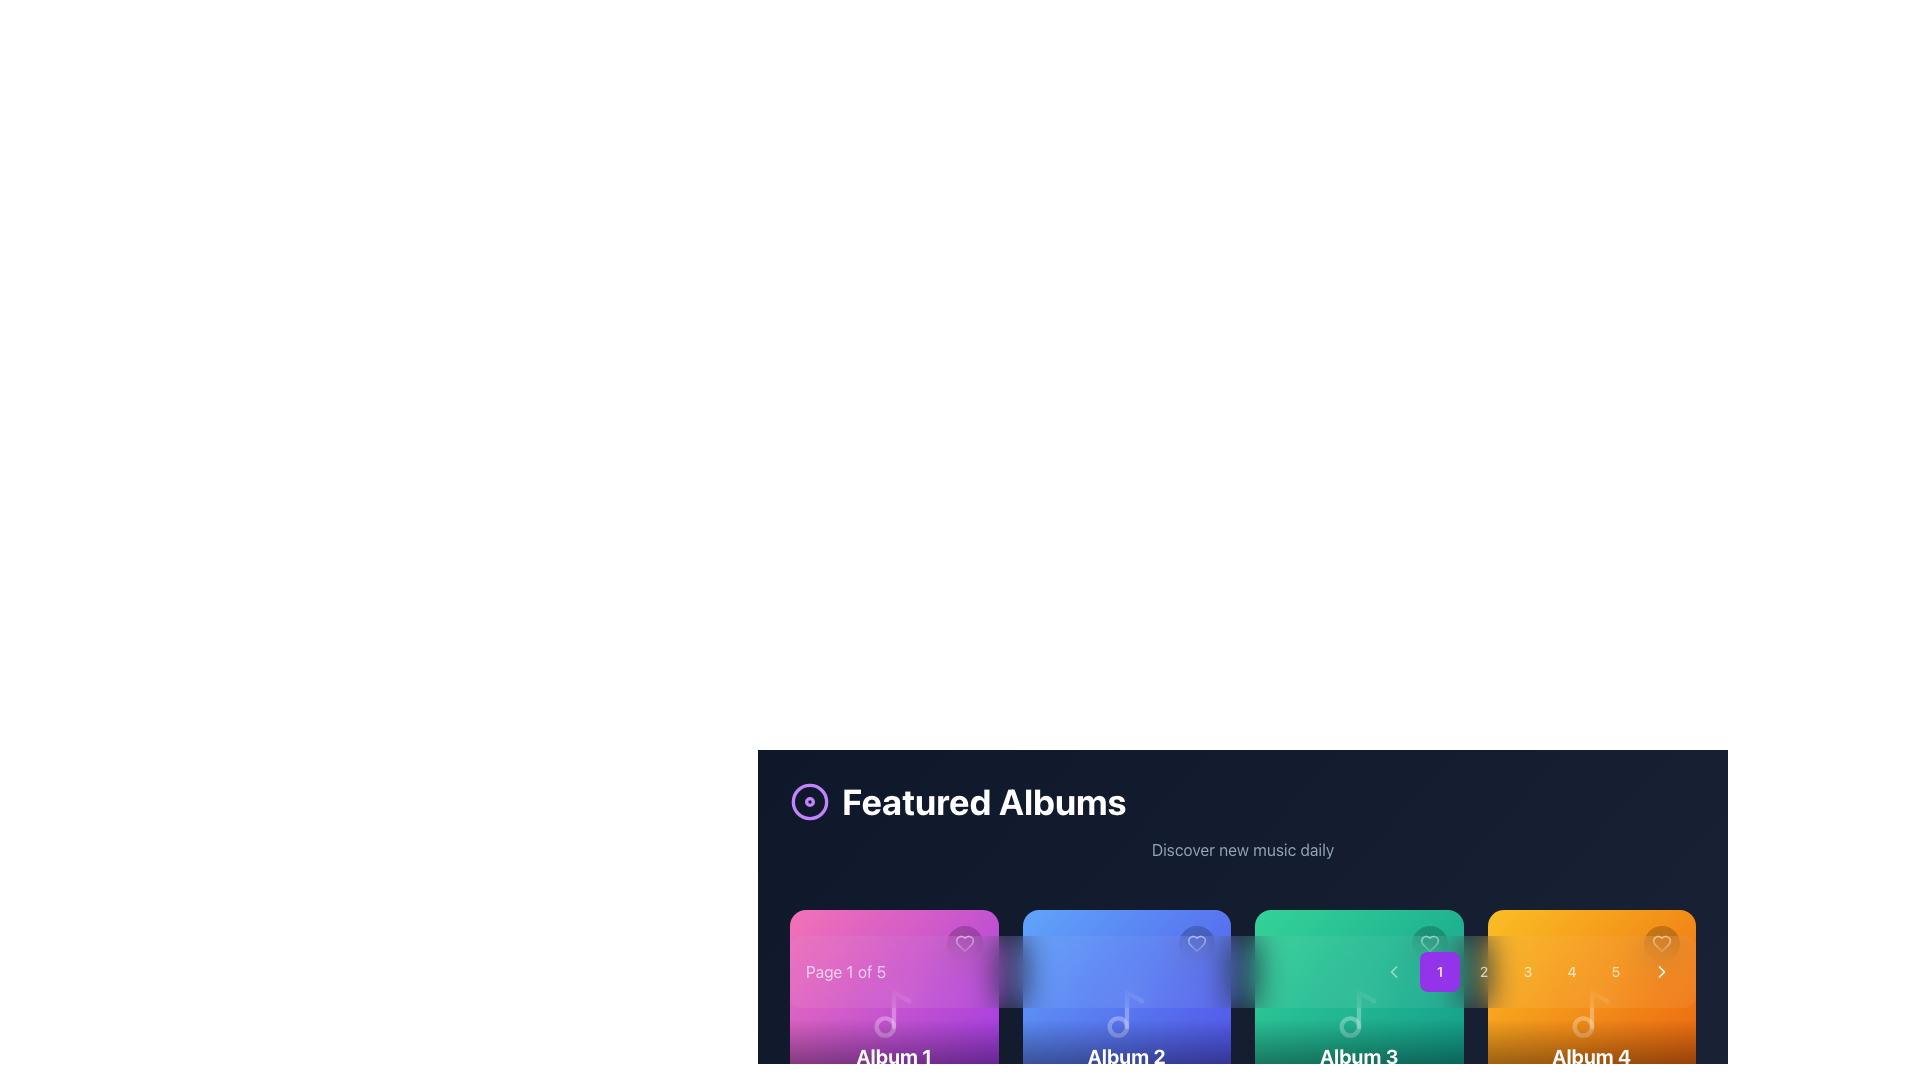  What do you see at coordinates (846, 971) in the screenshot?
I see `the text label displaying 'Page 1 of 5' which is located within a purple rectangle at the bottom left of the interface` at bounding box center [846, 971].